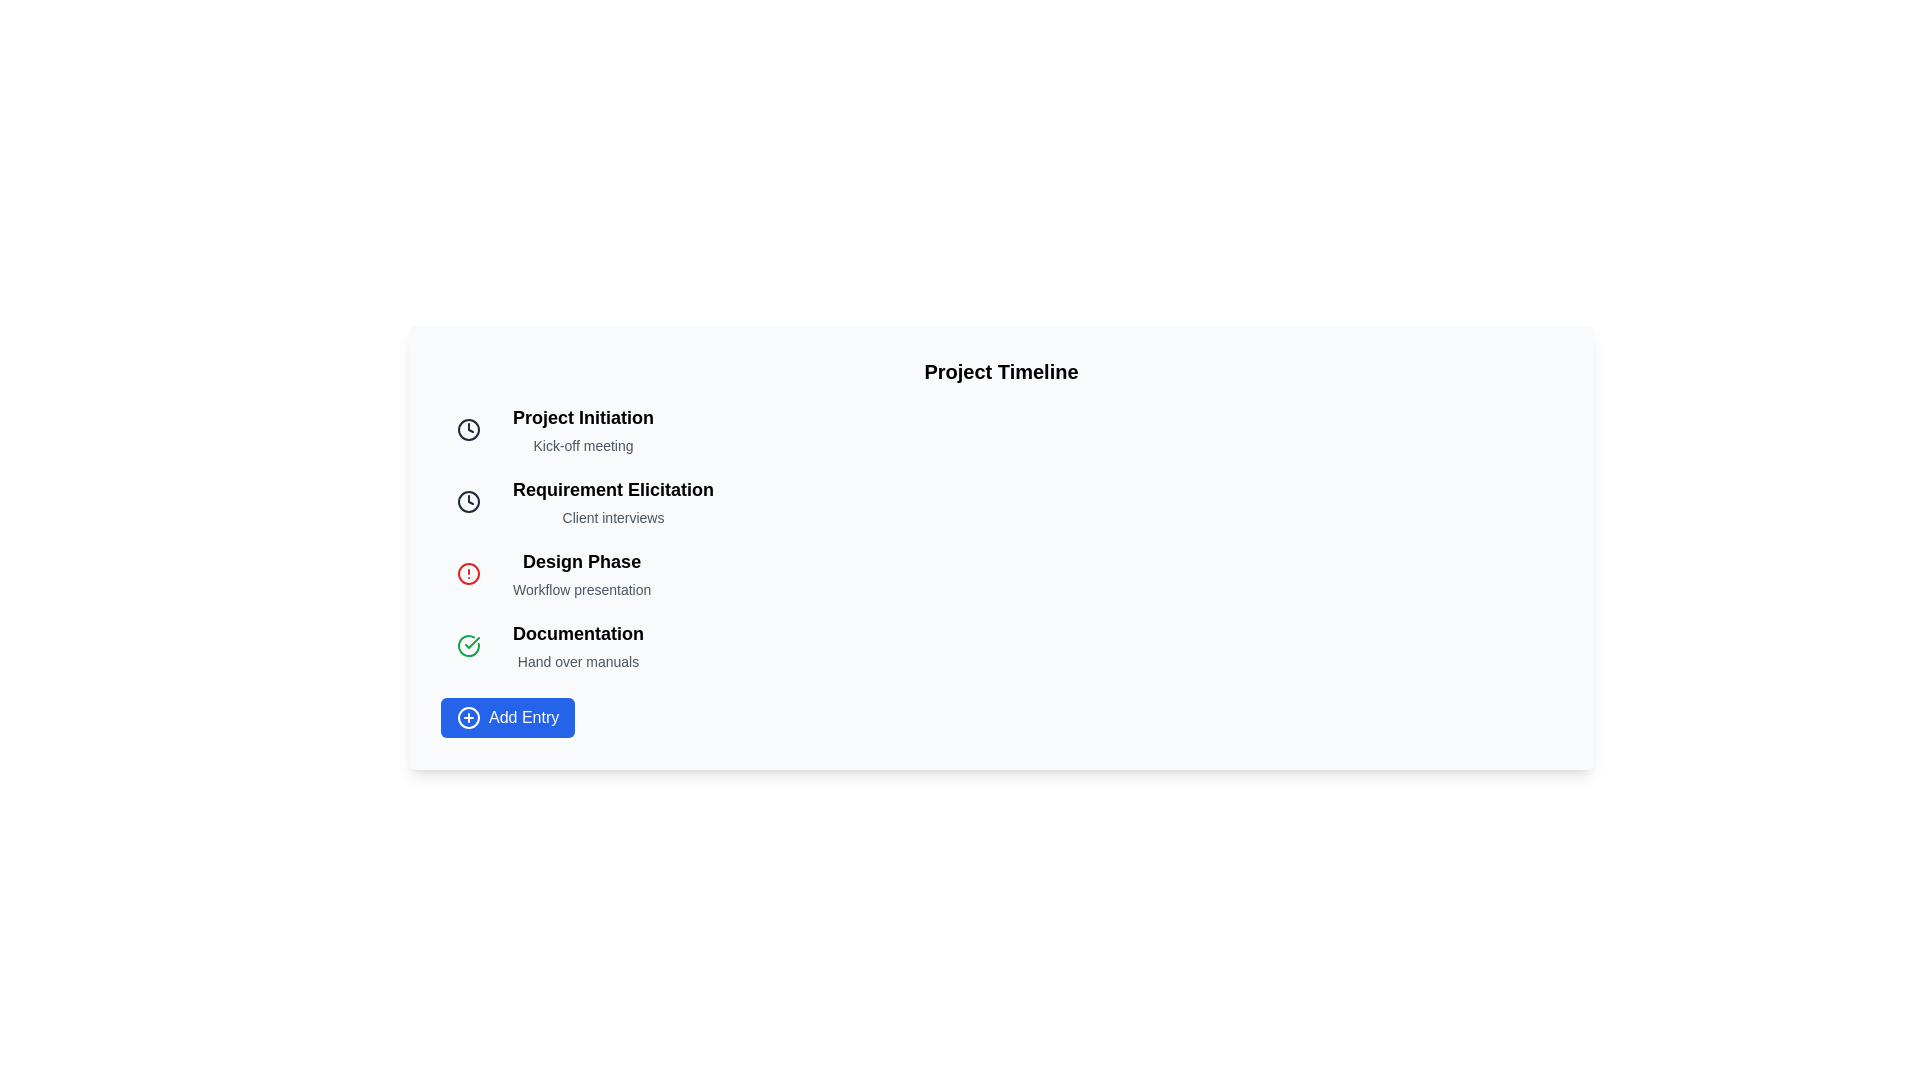  Describe the element at coordinates (582, 428) in the screenshot. I see `the text label indicating 'Project Initiation' with additional context 'Kick-off meeting' for additional information` at that location.